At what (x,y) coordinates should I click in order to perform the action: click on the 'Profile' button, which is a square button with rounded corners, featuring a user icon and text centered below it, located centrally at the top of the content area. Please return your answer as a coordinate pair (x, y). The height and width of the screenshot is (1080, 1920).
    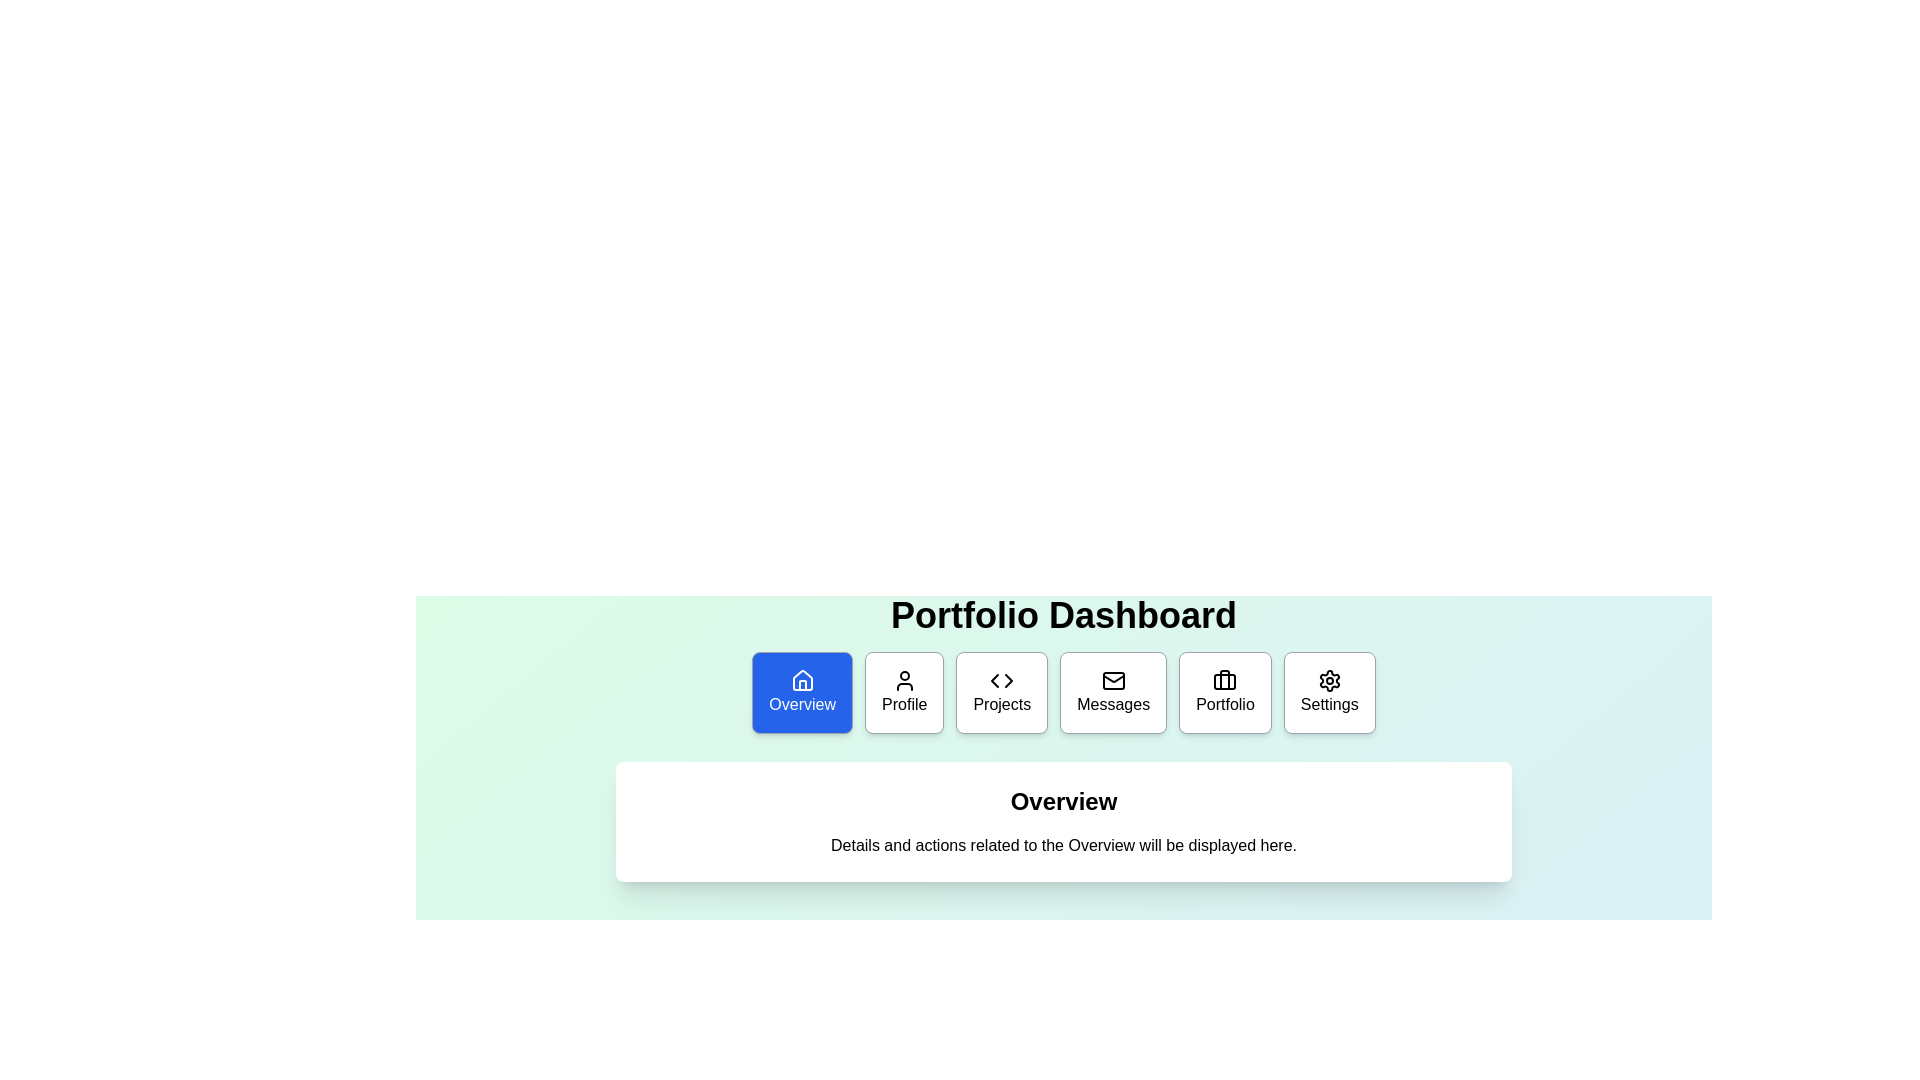
    Looking at the image, I should click on (903, 692).